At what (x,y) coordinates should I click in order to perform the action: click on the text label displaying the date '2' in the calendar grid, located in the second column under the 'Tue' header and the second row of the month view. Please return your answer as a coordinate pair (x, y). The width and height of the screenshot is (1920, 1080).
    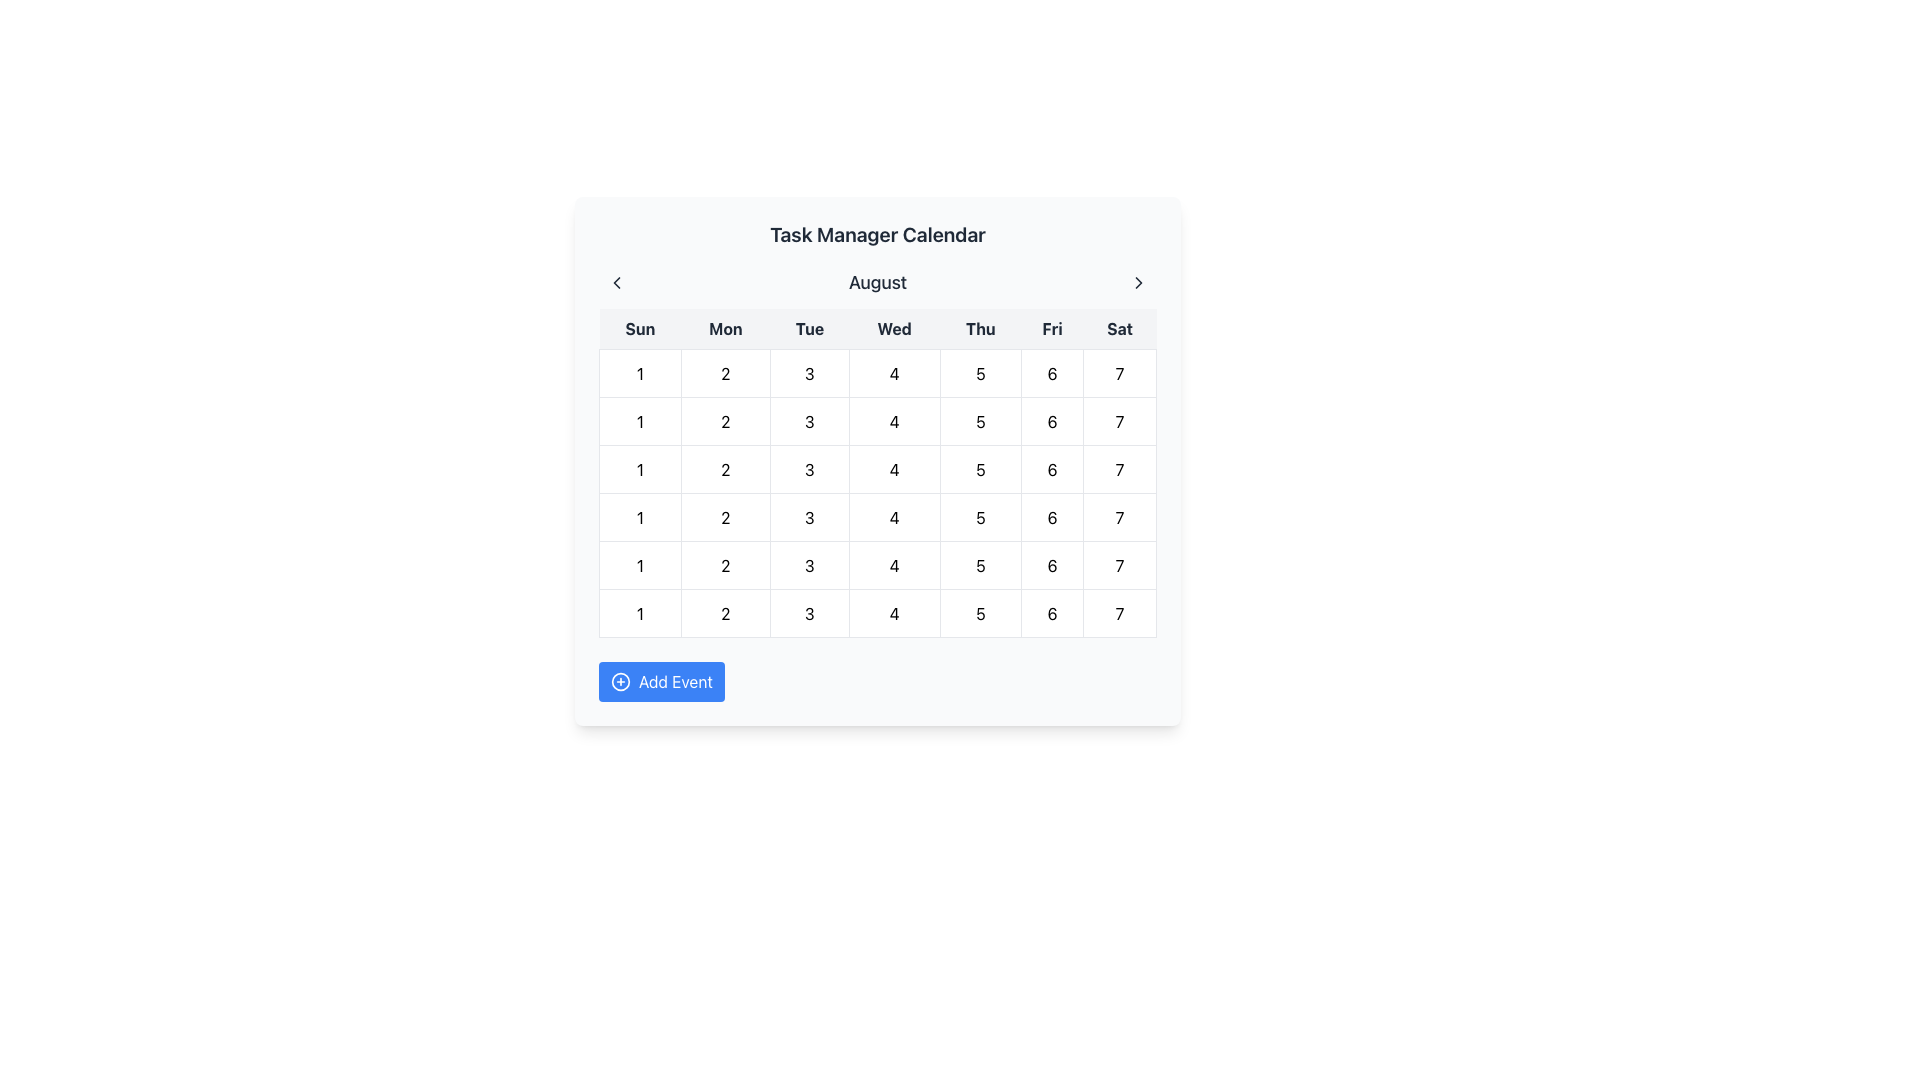
    Looking at the image, I should click on (724, 516).